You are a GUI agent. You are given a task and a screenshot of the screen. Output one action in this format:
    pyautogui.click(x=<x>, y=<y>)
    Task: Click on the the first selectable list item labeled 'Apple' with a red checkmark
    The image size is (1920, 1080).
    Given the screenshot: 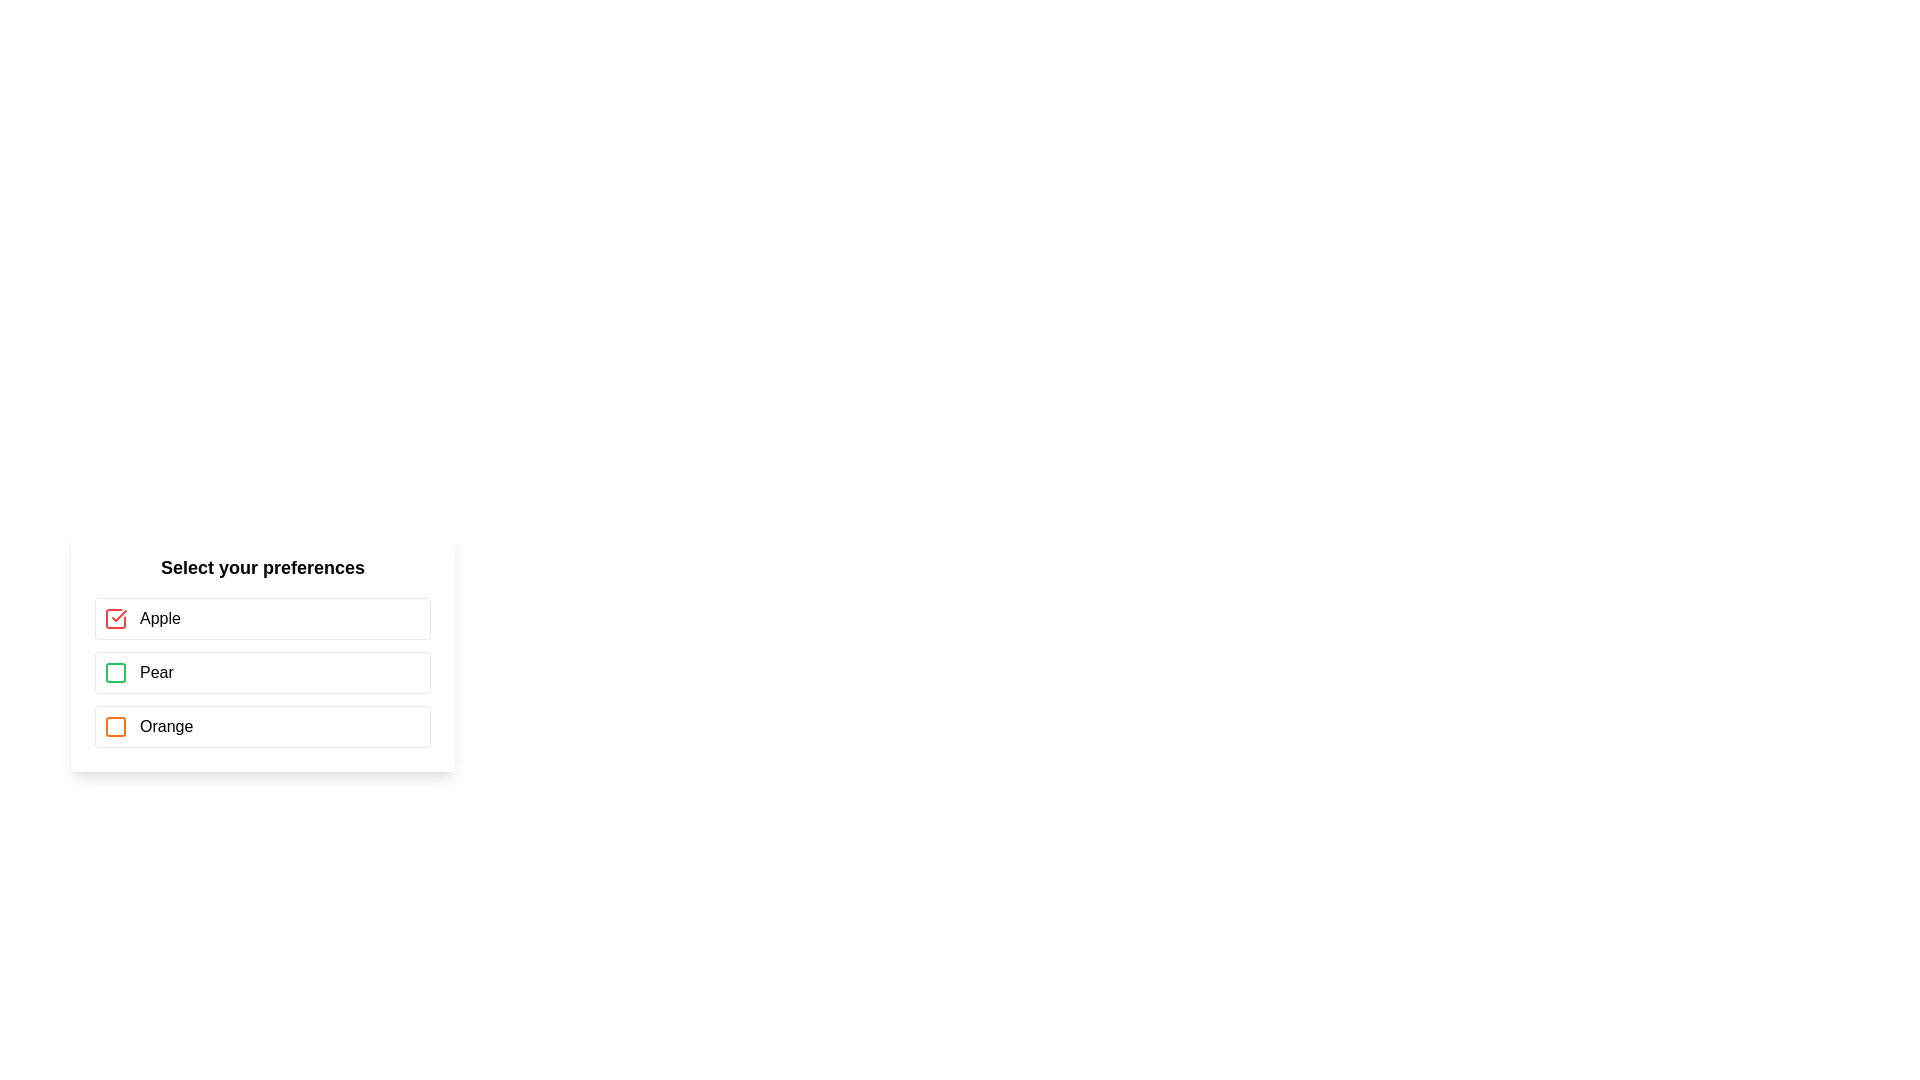 What is the action you would take?
    pyautogui.click(x=262, y=617)
    